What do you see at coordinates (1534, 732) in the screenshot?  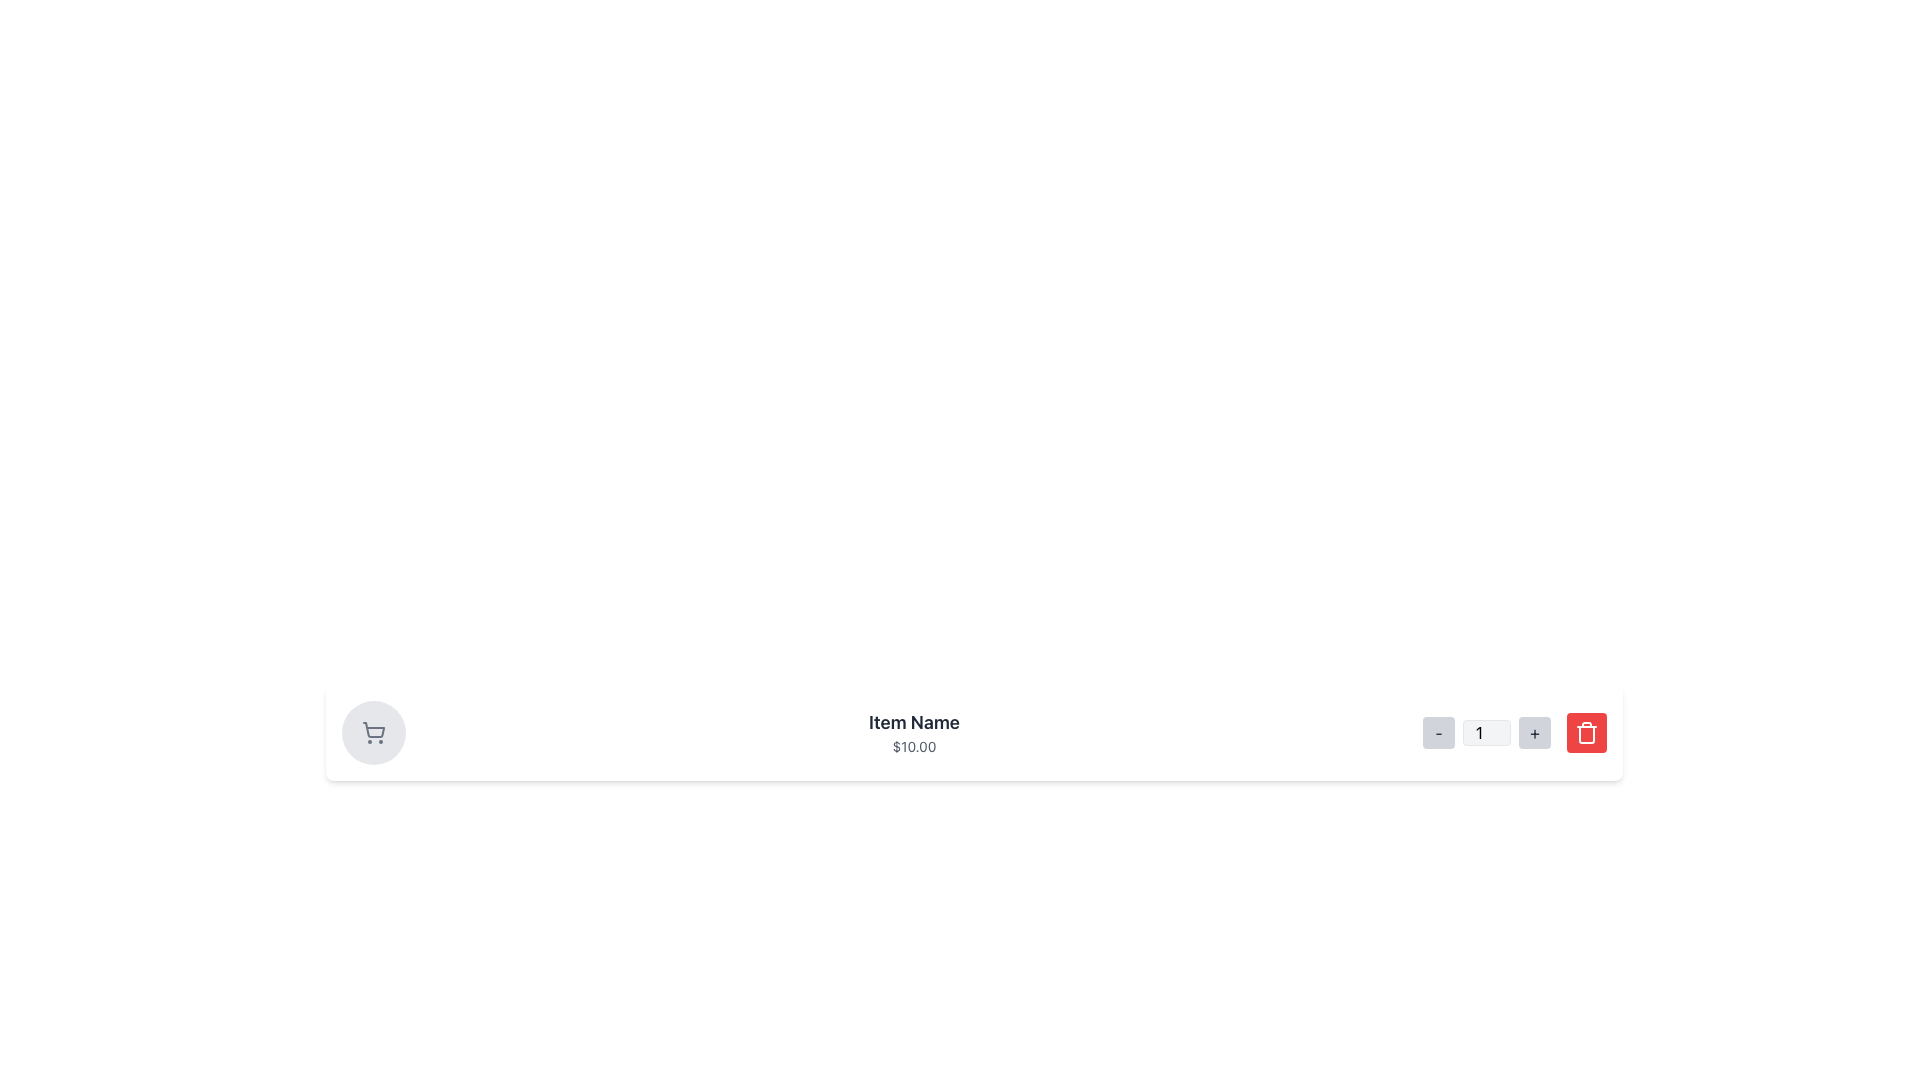 I see `the plus button located to the right of the numeric input field to increment the displayed value` at bounding box center [1534, 732].